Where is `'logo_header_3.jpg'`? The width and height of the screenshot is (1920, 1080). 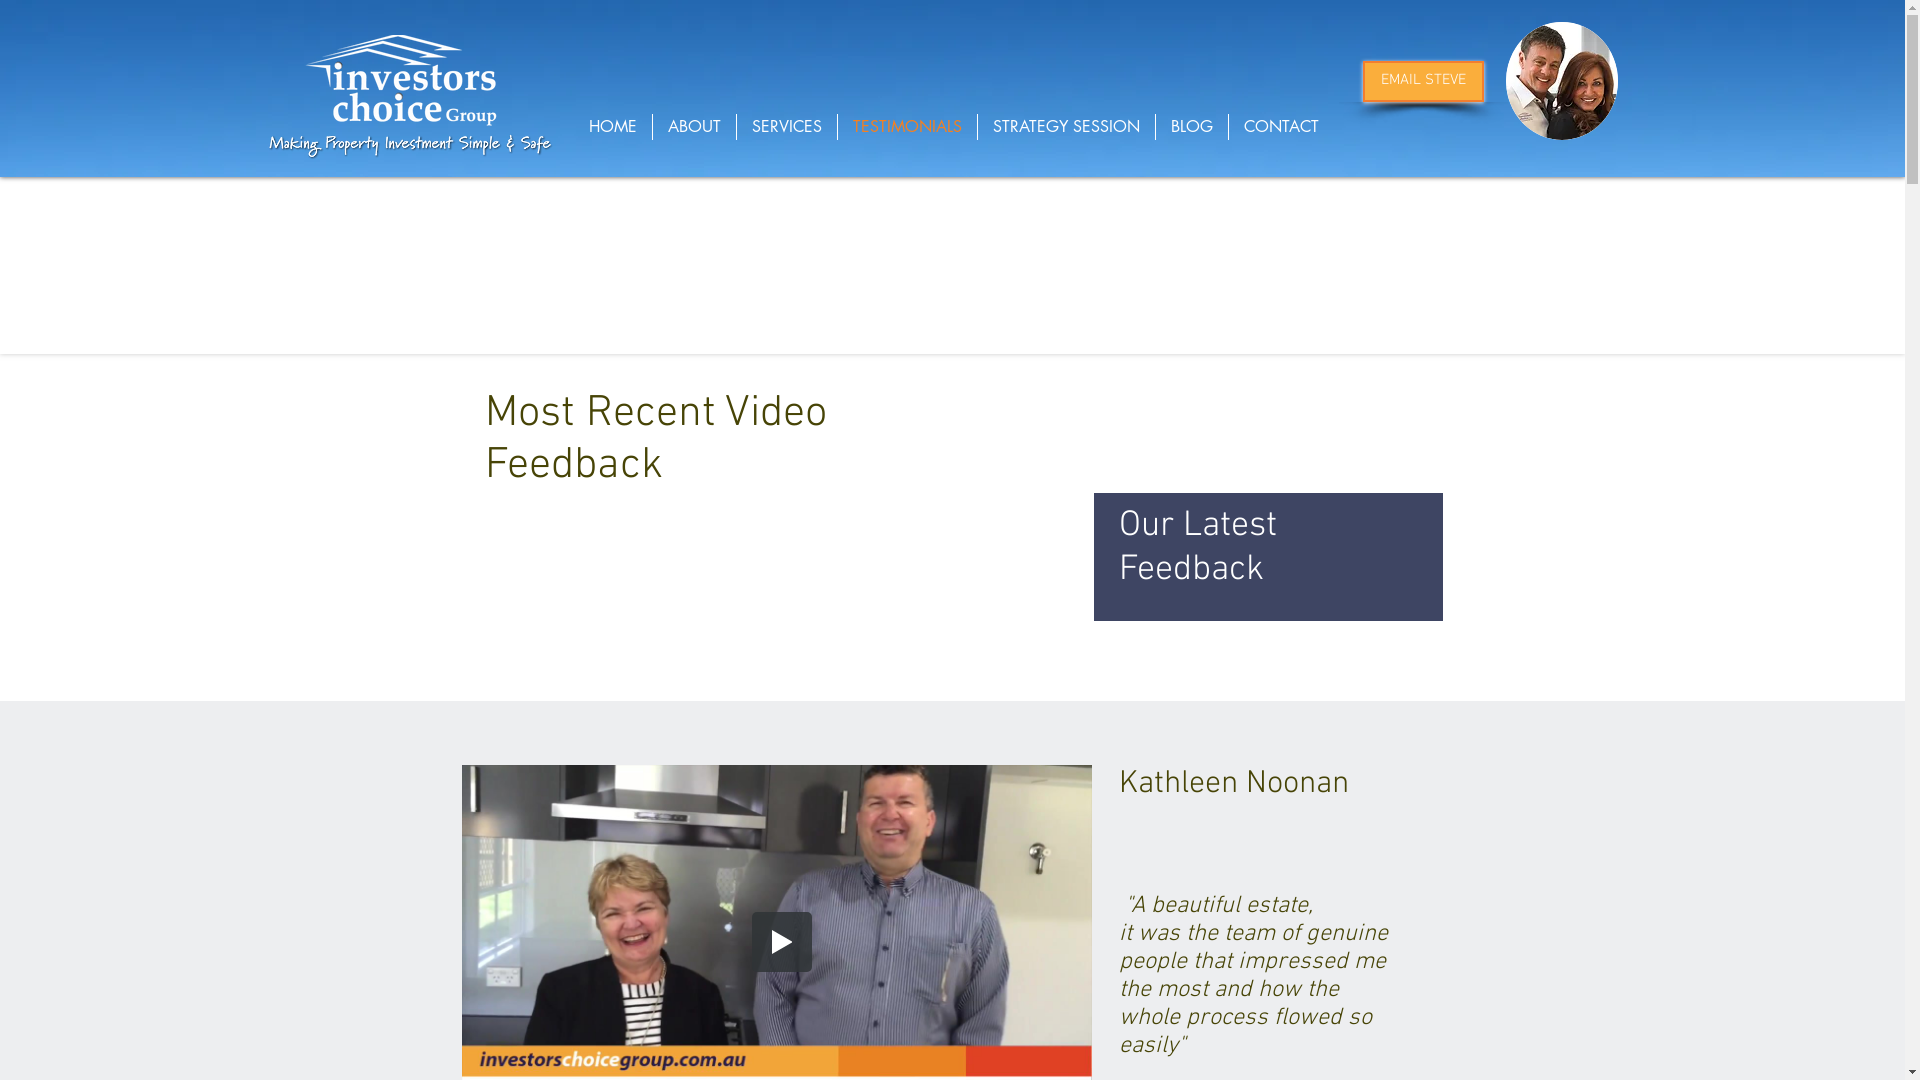 'logo_header_3.jpg' is located at coordinates (400, 80).